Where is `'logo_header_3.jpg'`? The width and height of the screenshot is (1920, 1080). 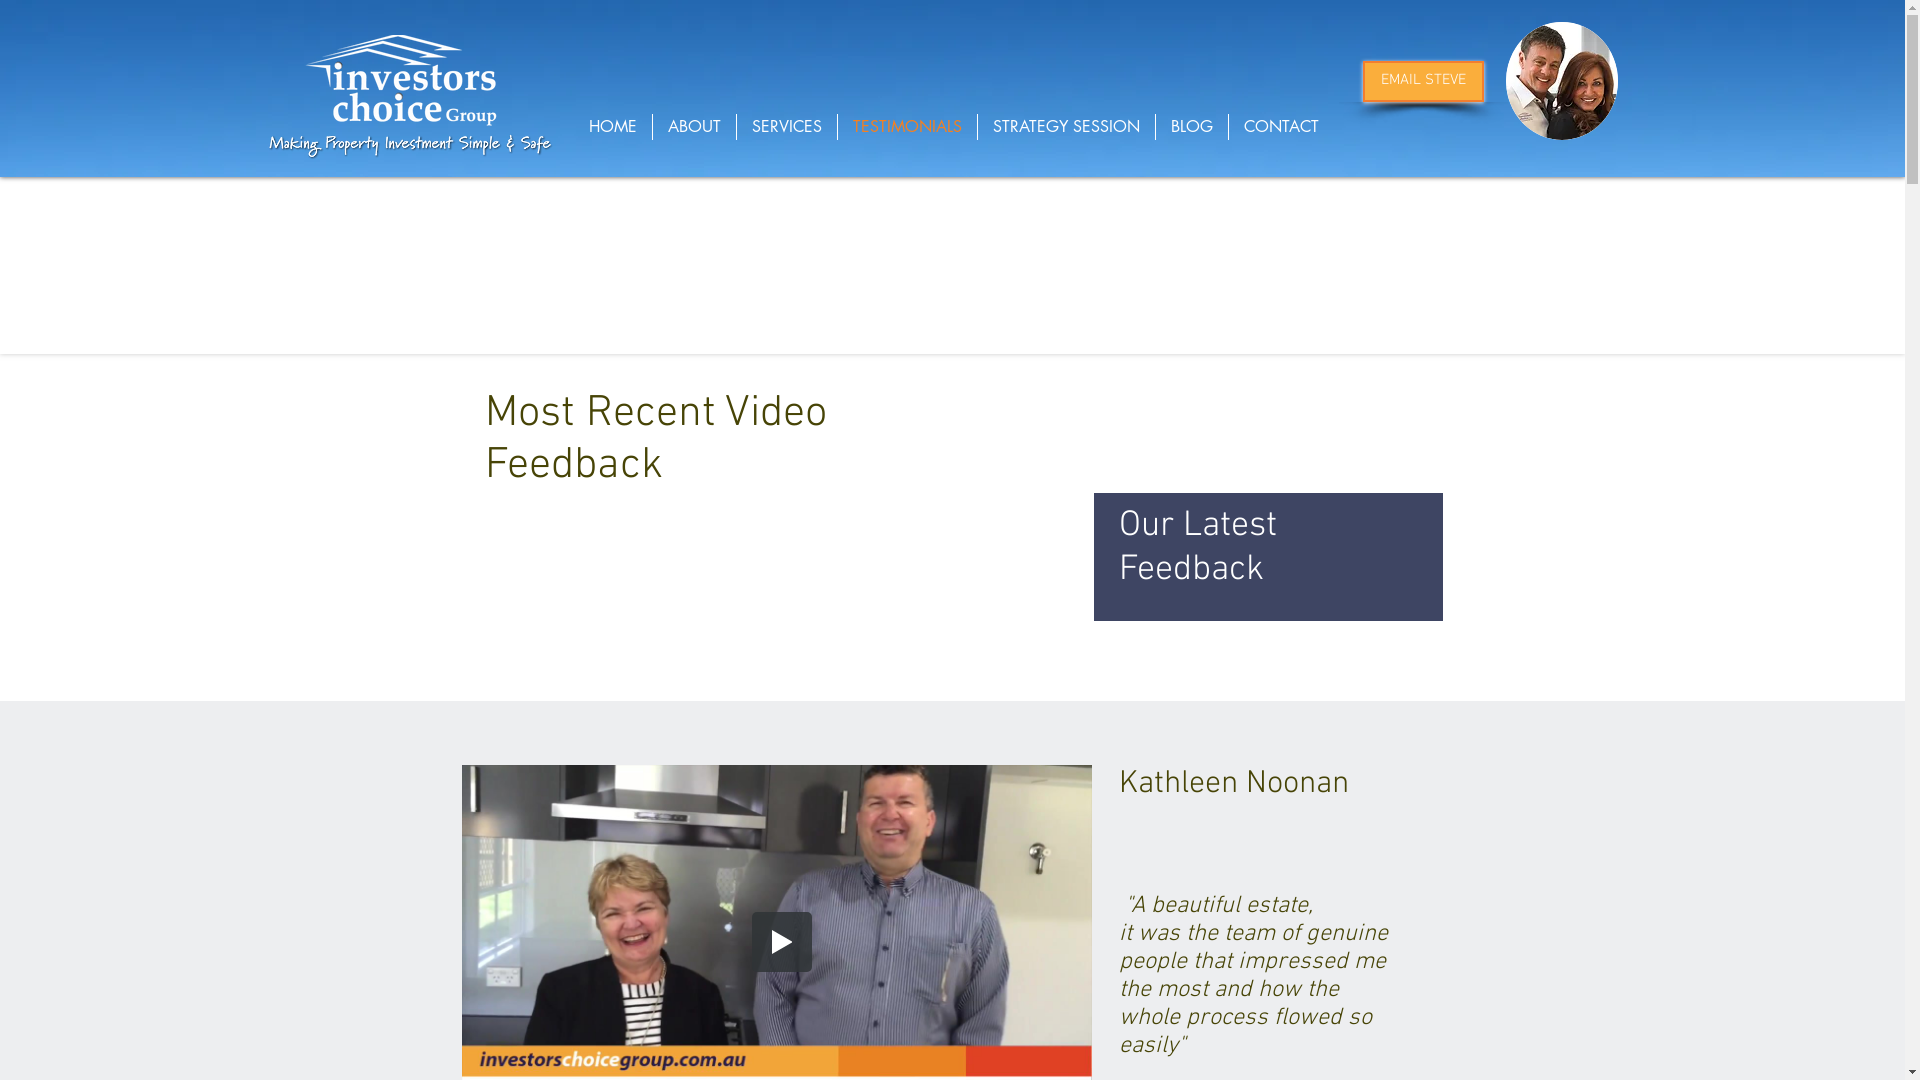 'logo_header_3.jpg' is located at coordinates (400, 80).